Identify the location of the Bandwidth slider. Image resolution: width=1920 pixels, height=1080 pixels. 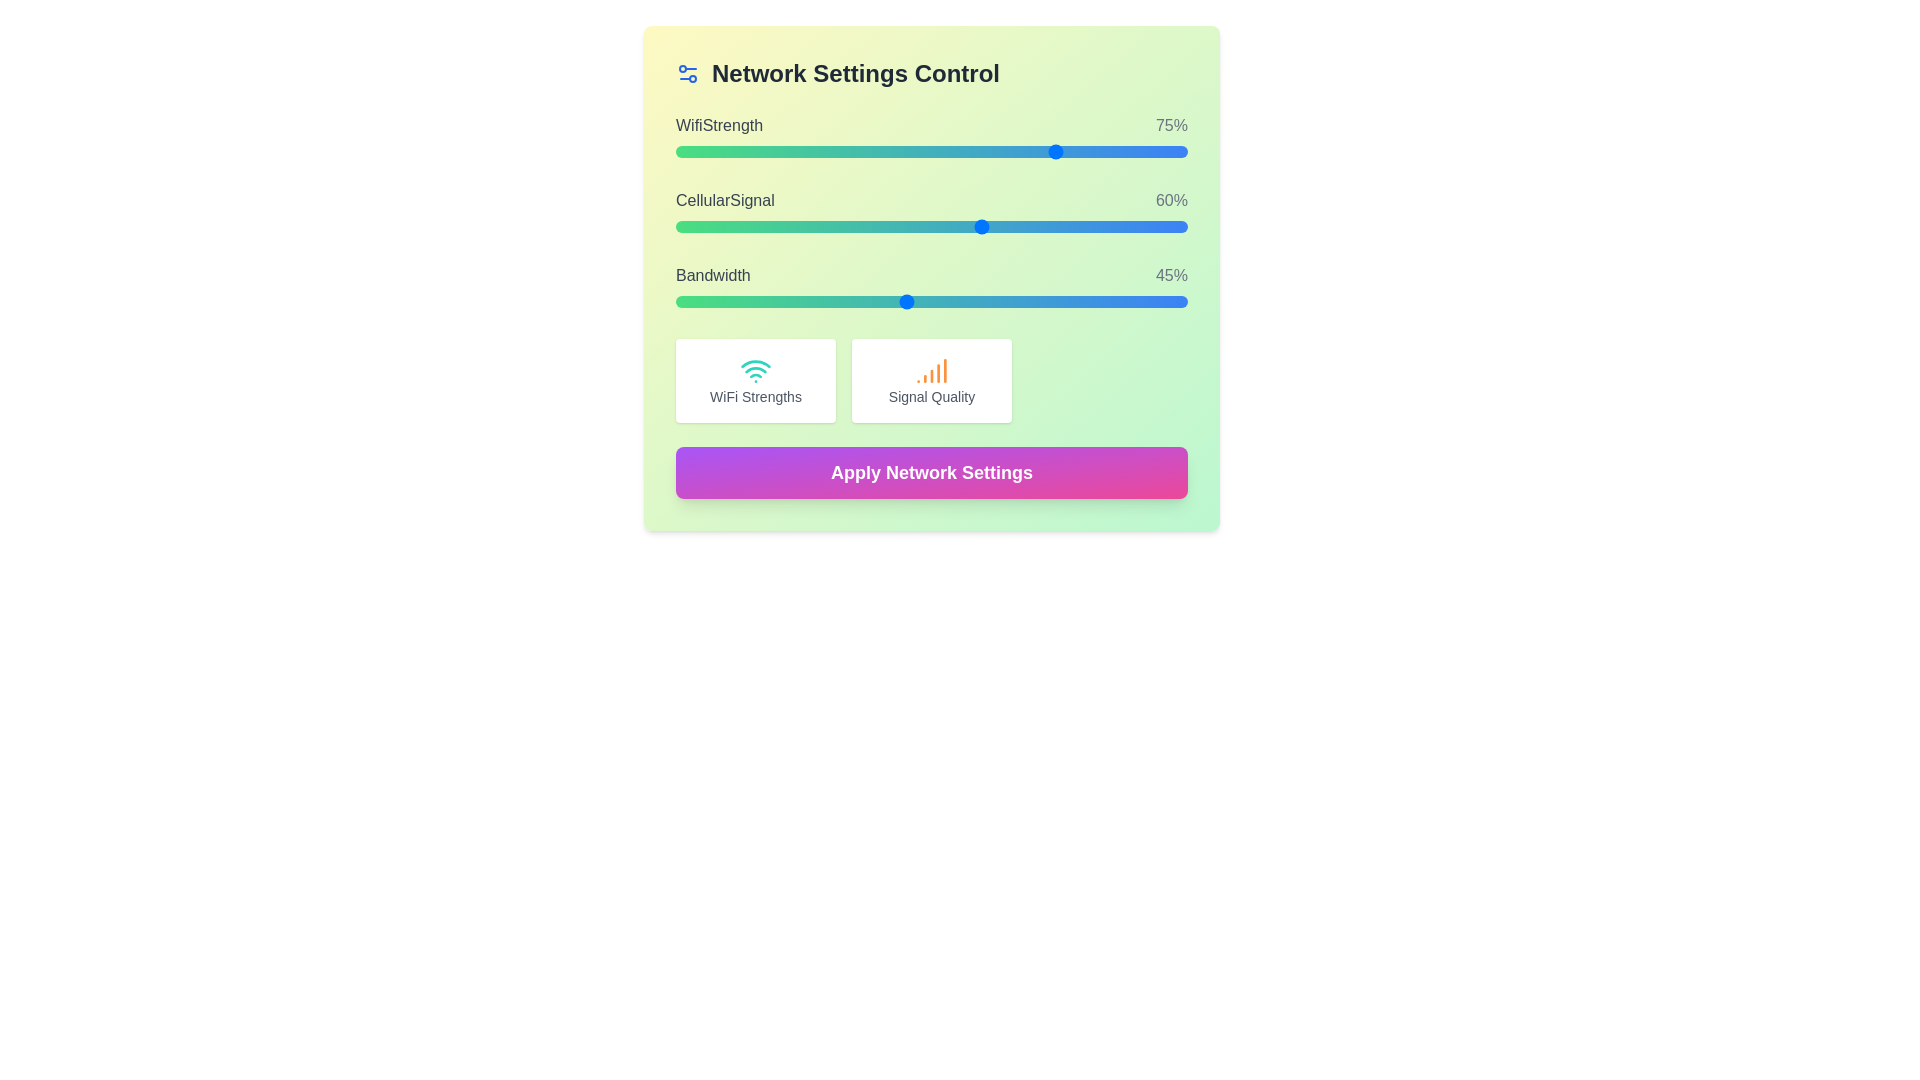
(870, 301).